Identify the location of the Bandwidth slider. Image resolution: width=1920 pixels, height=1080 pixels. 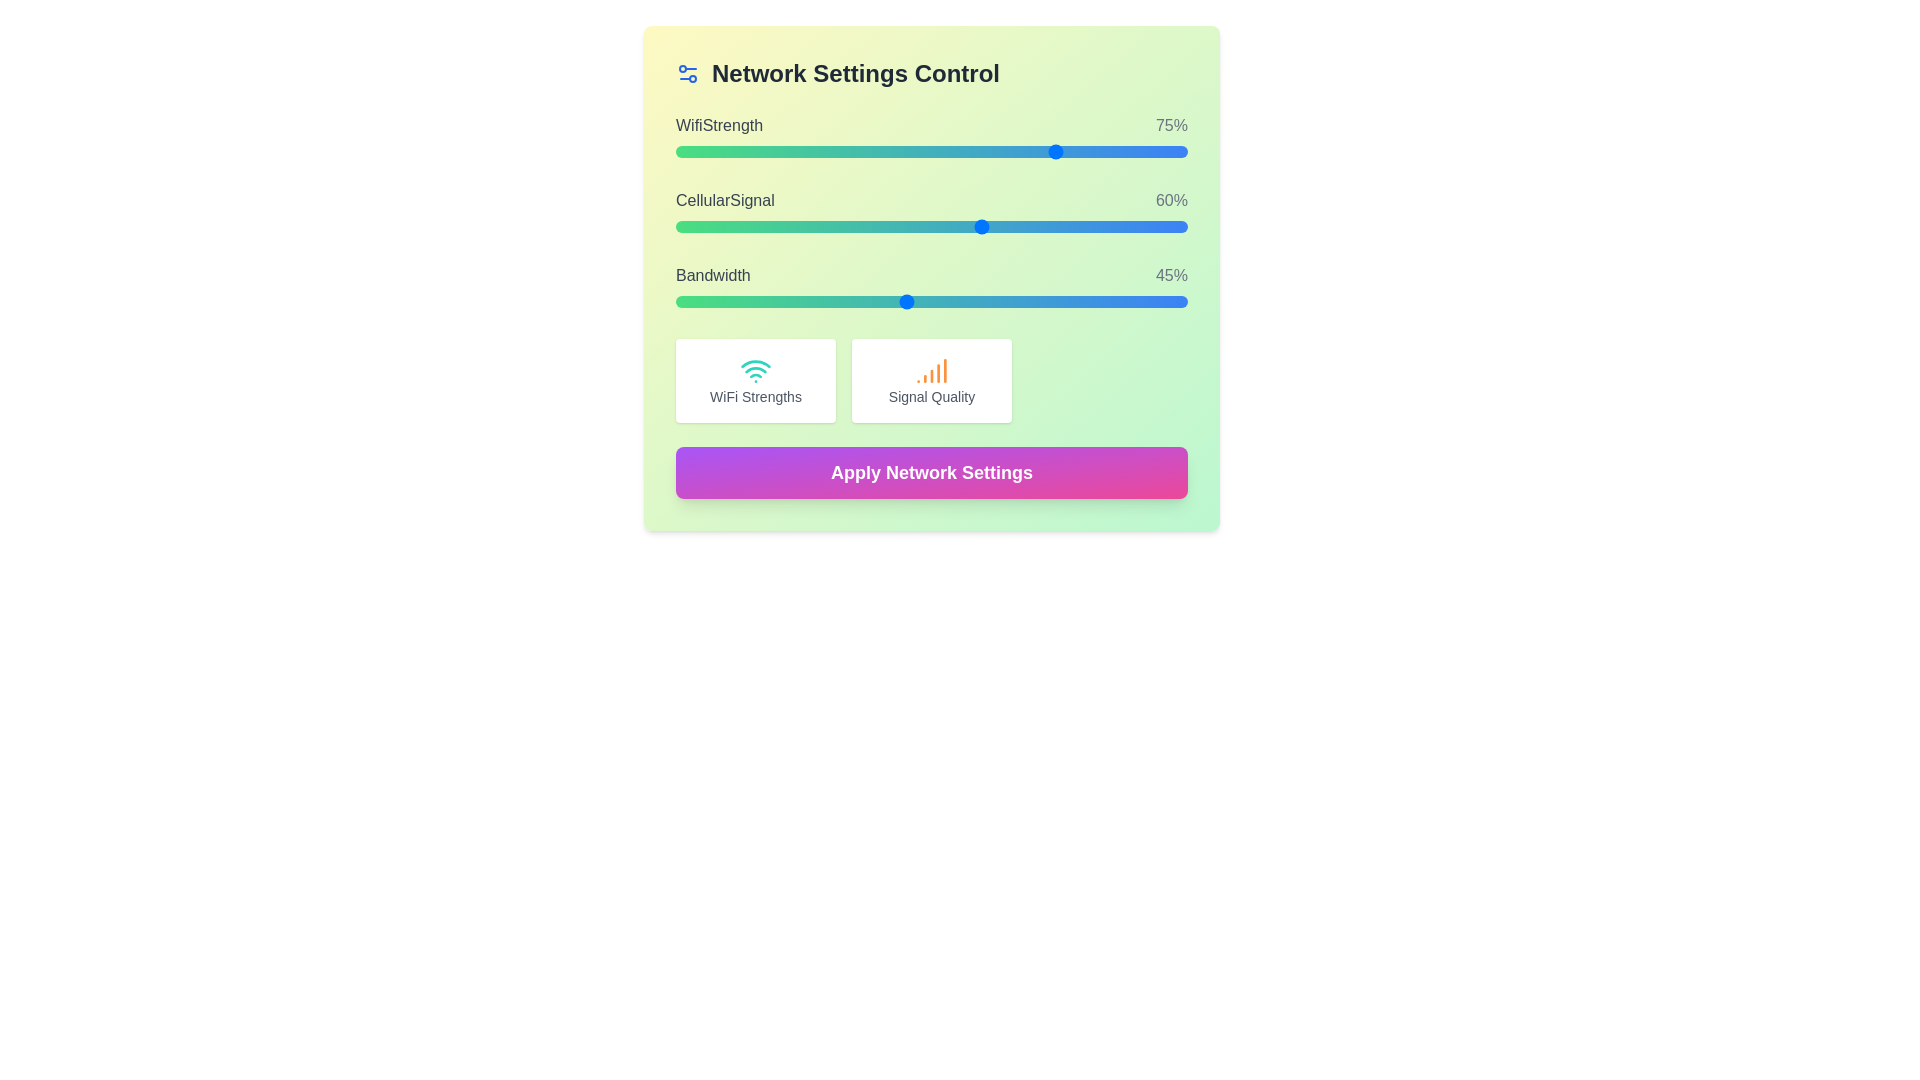
(870, 301).